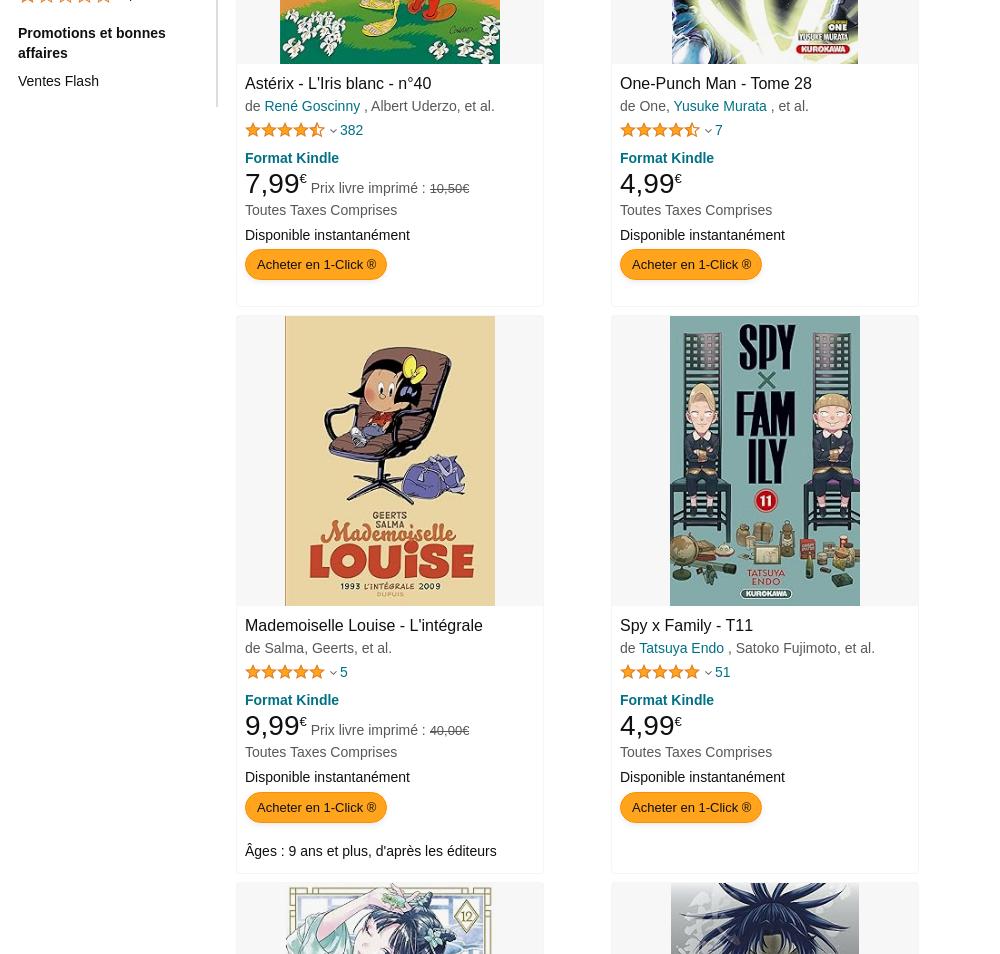 The image size is (1000, 954). I want to click on '382', so click(350, 129).